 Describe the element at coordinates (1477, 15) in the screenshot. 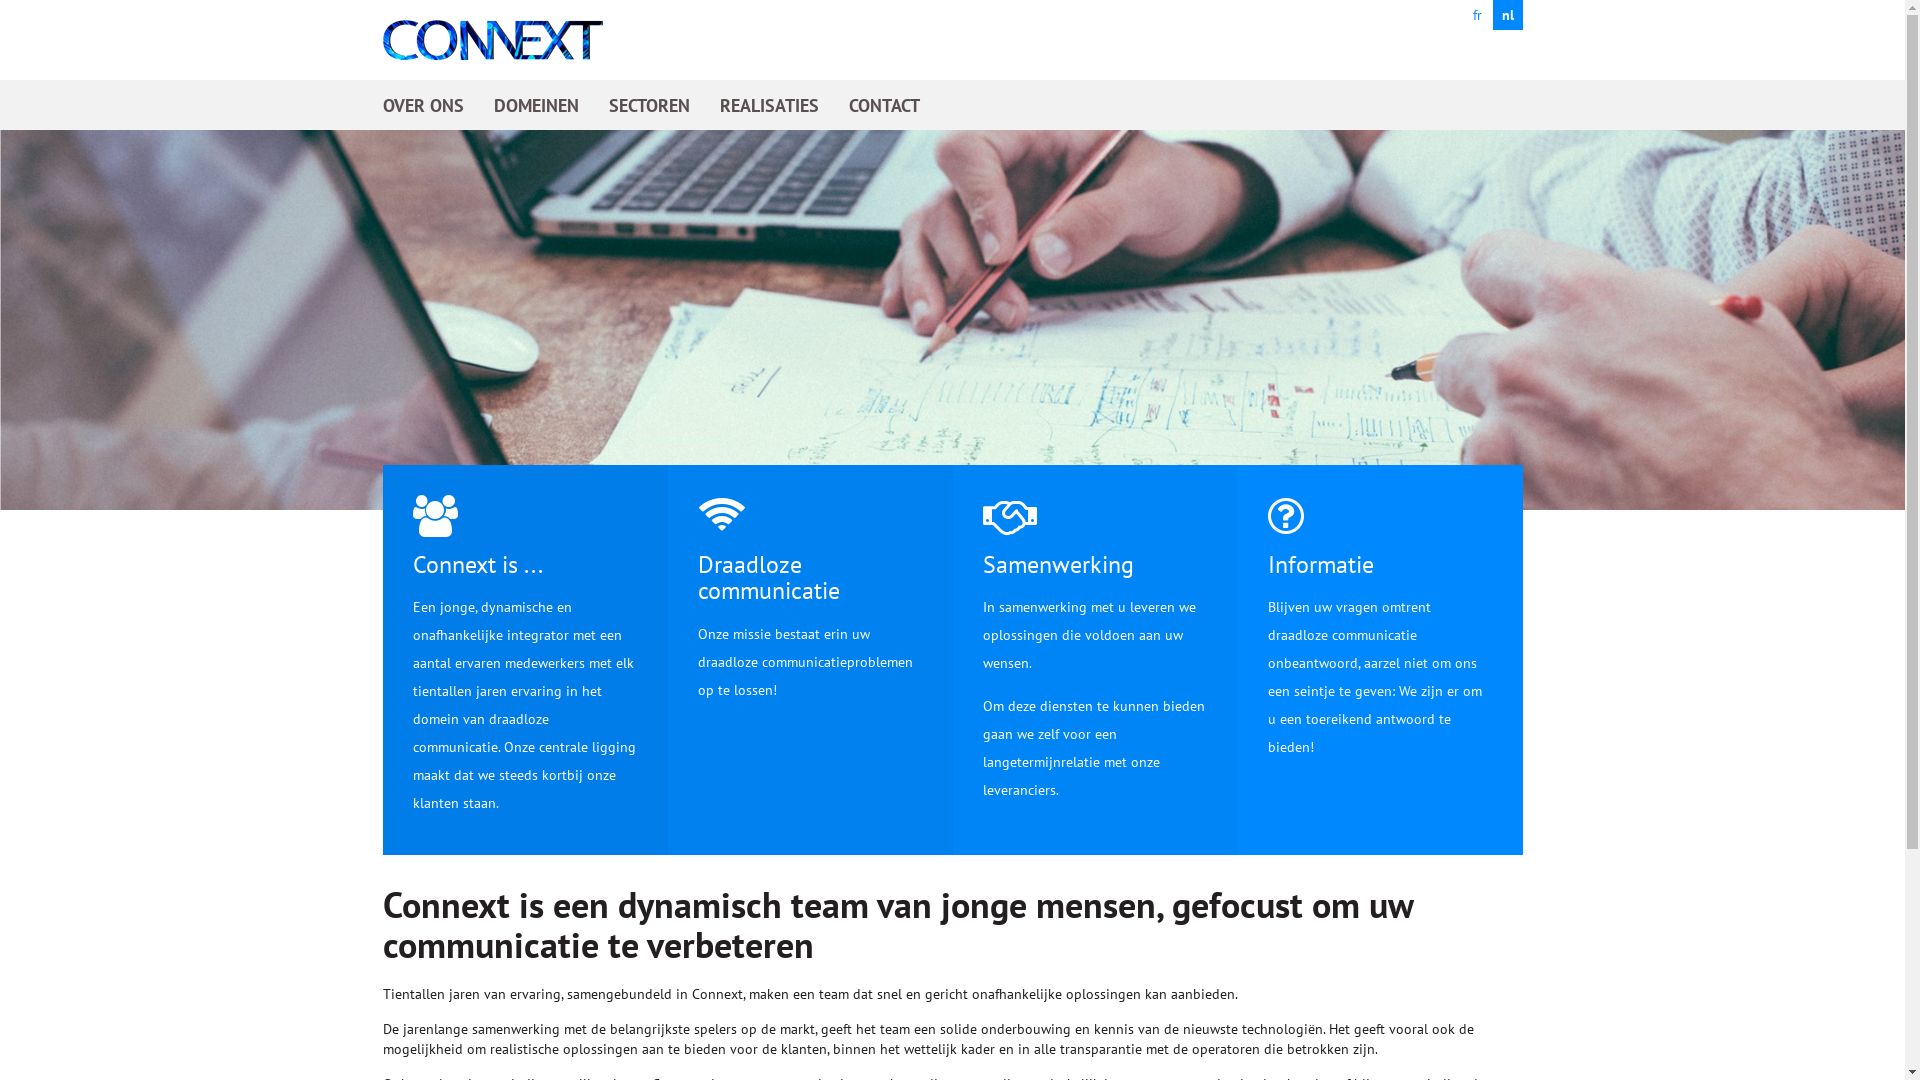

I see `'fr'` at that location.